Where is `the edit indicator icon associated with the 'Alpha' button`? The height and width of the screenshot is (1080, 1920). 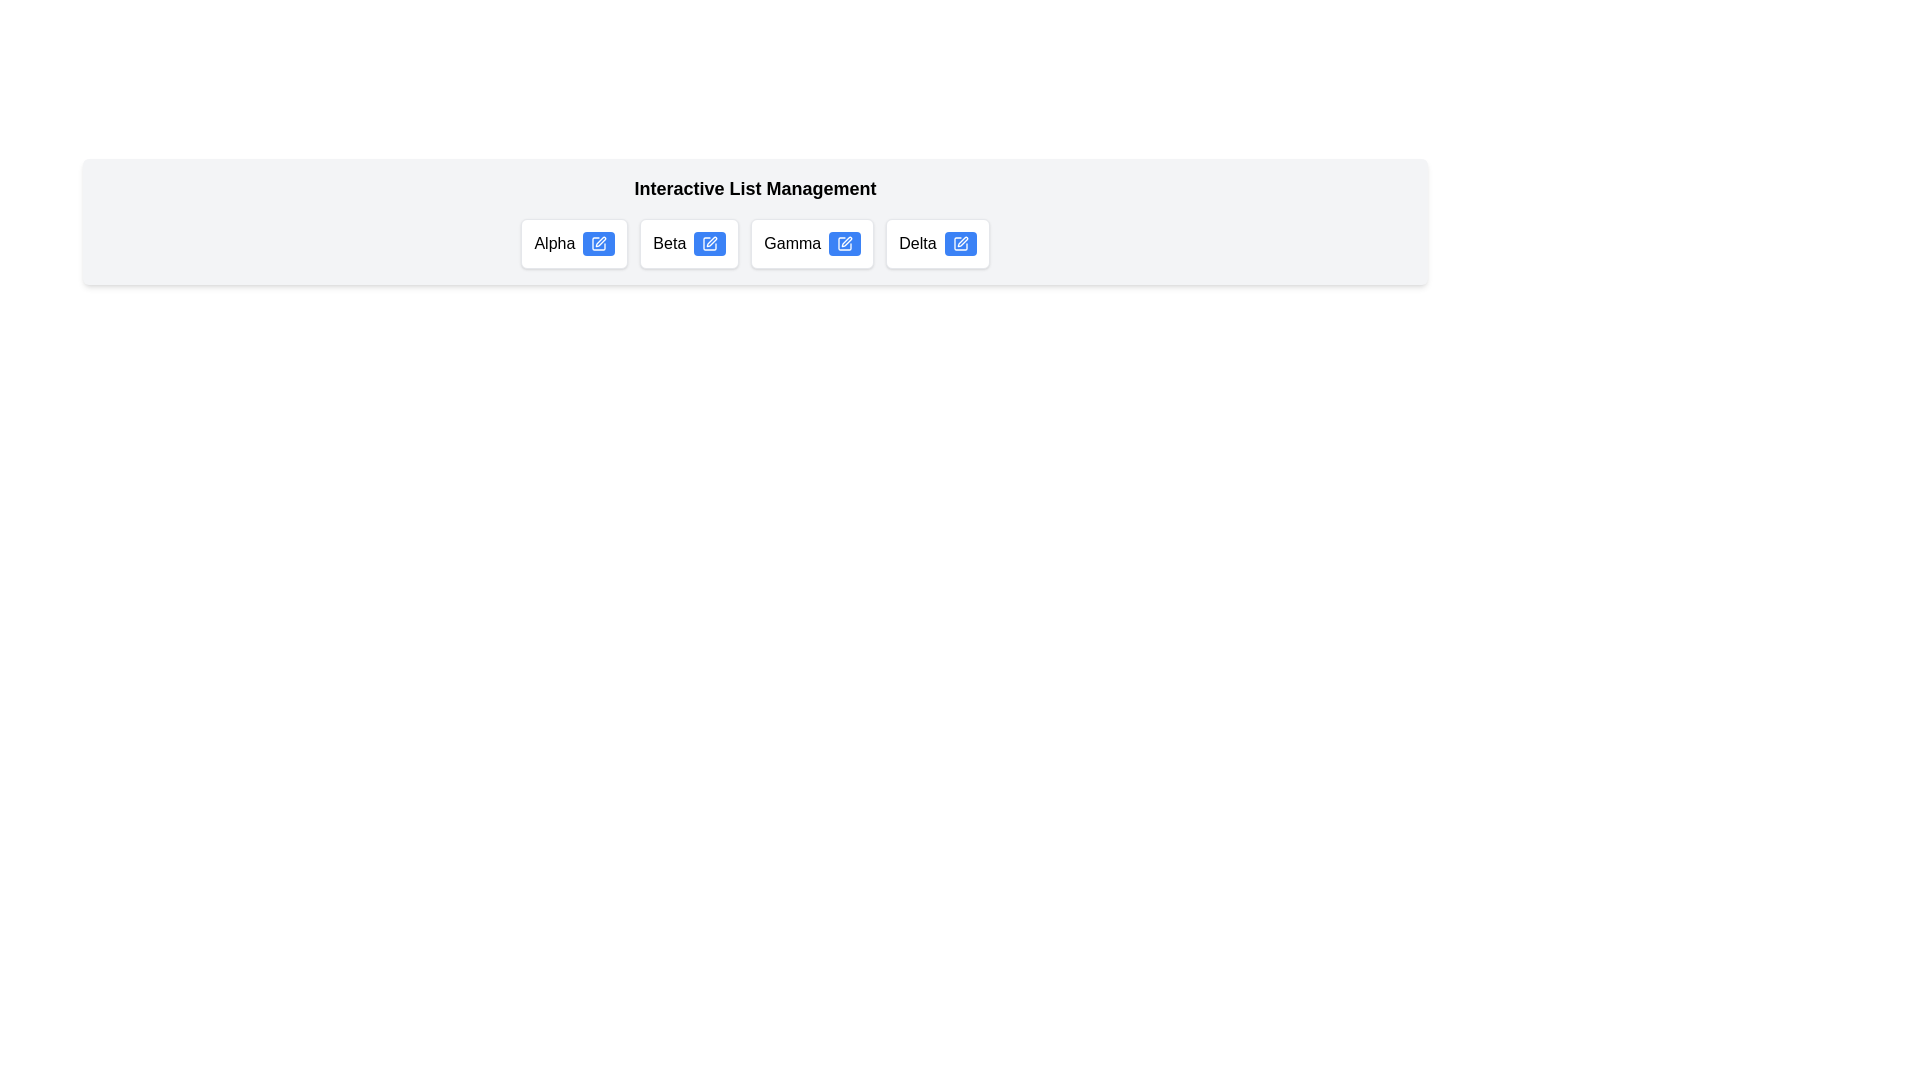
the edit indicator icon associated with the 'Alpha' button is located at coordinates (598, 242).